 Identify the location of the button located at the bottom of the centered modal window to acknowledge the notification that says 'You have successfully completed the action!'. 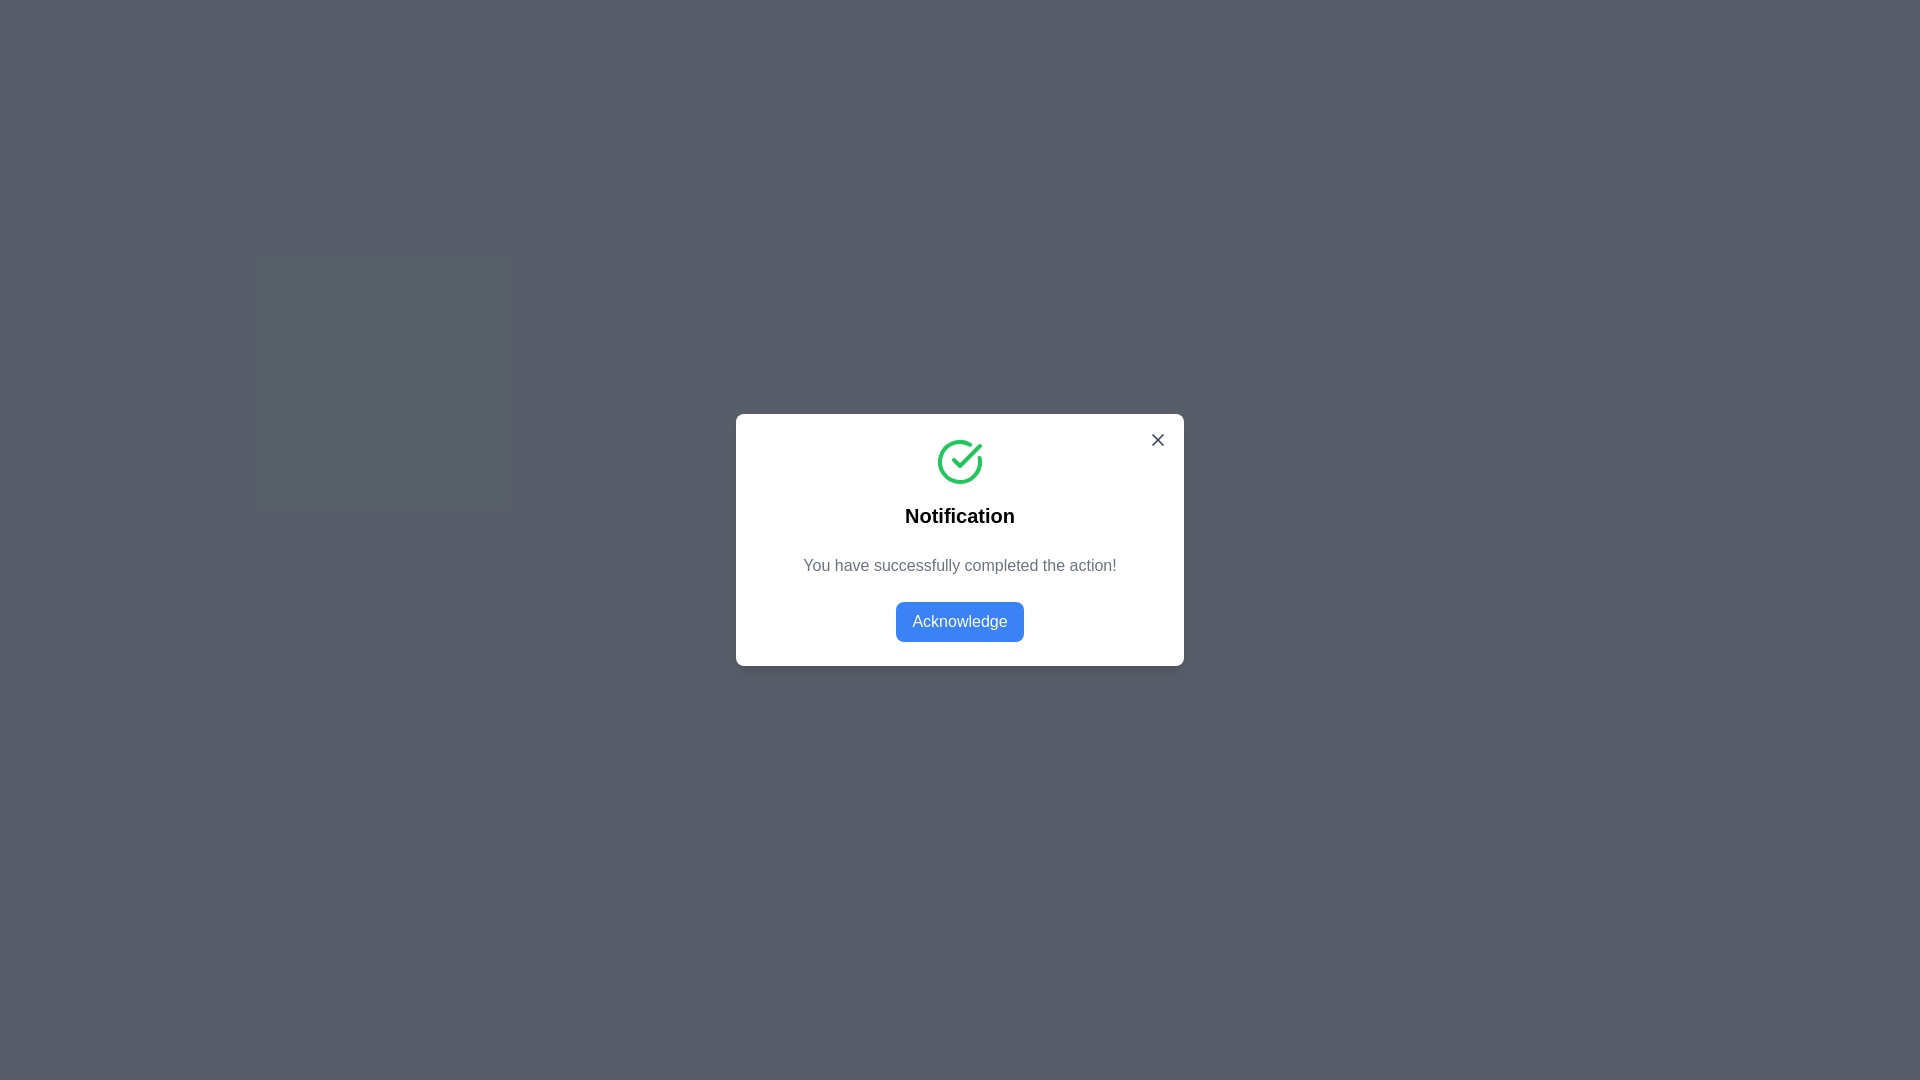
(960, 620).